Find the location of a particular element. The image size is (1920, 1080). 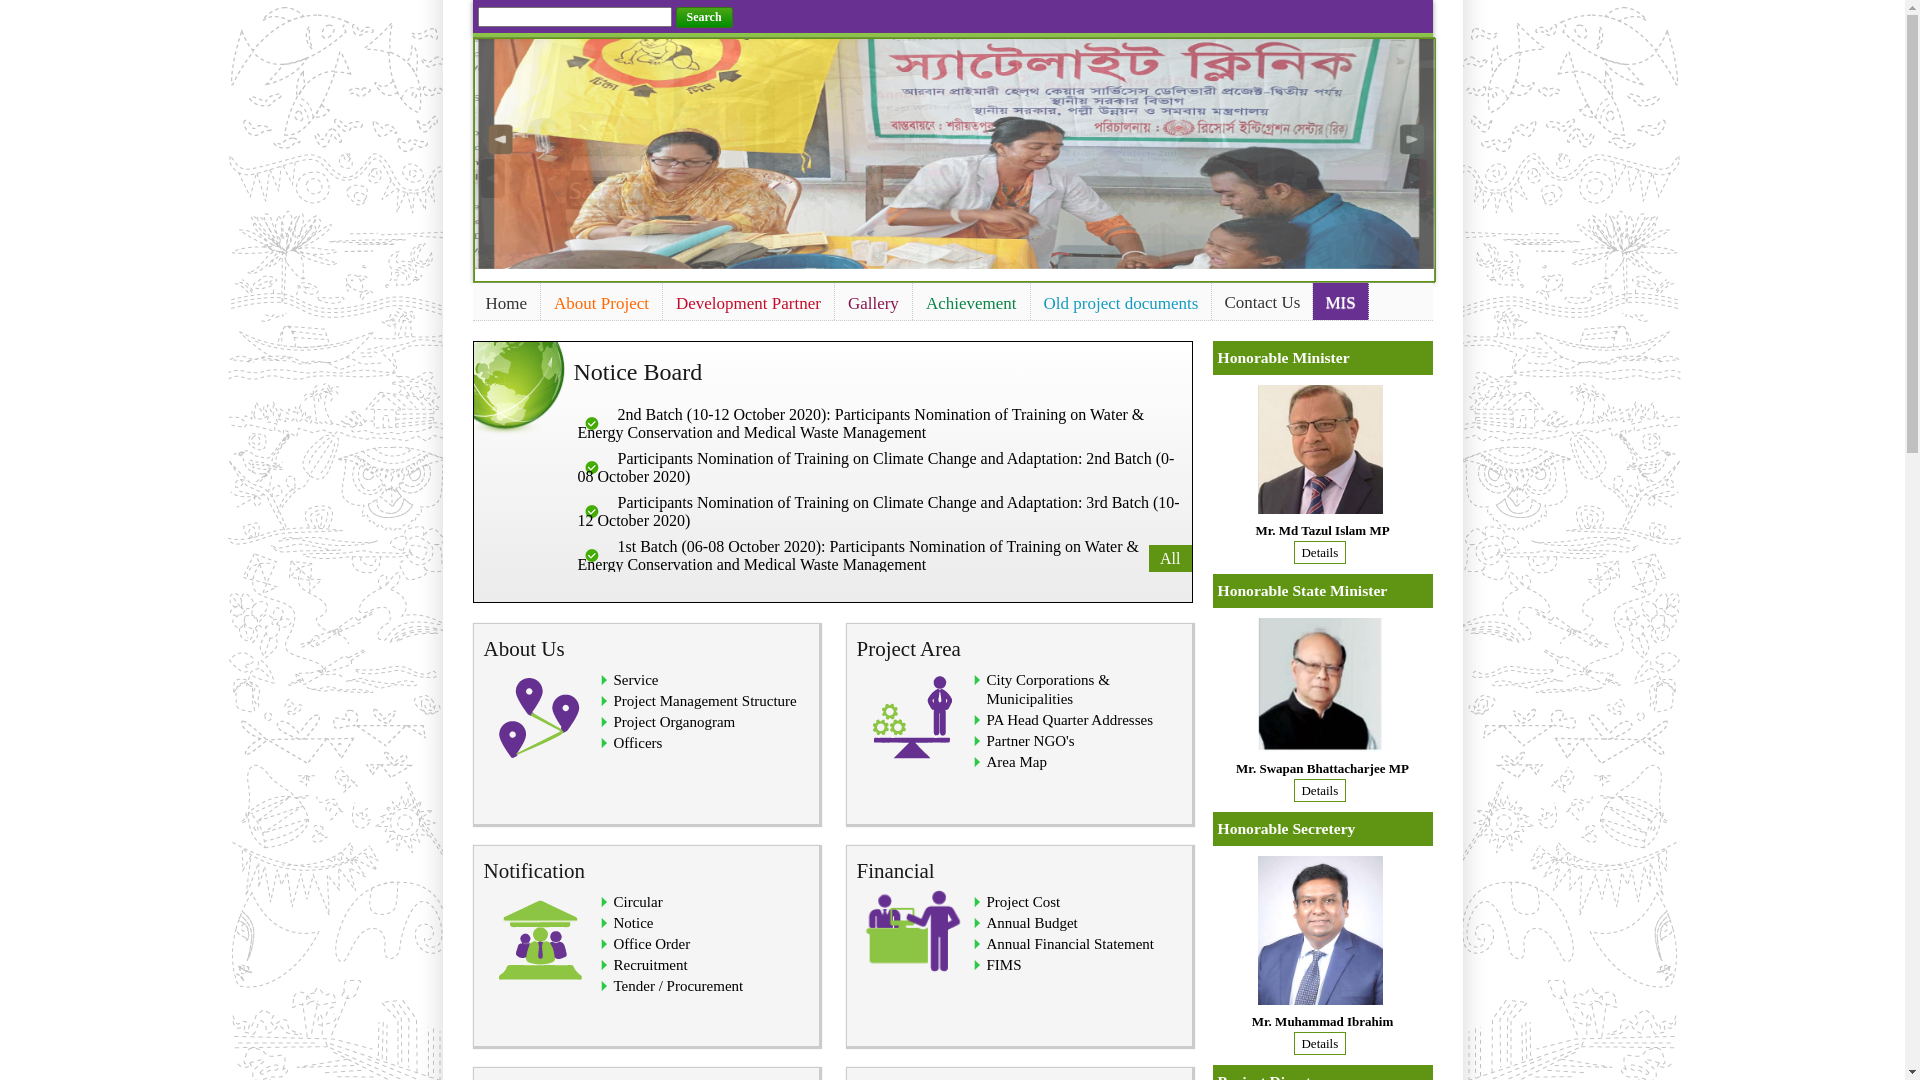

'Development Partner' is located at coordinates (747, 304).